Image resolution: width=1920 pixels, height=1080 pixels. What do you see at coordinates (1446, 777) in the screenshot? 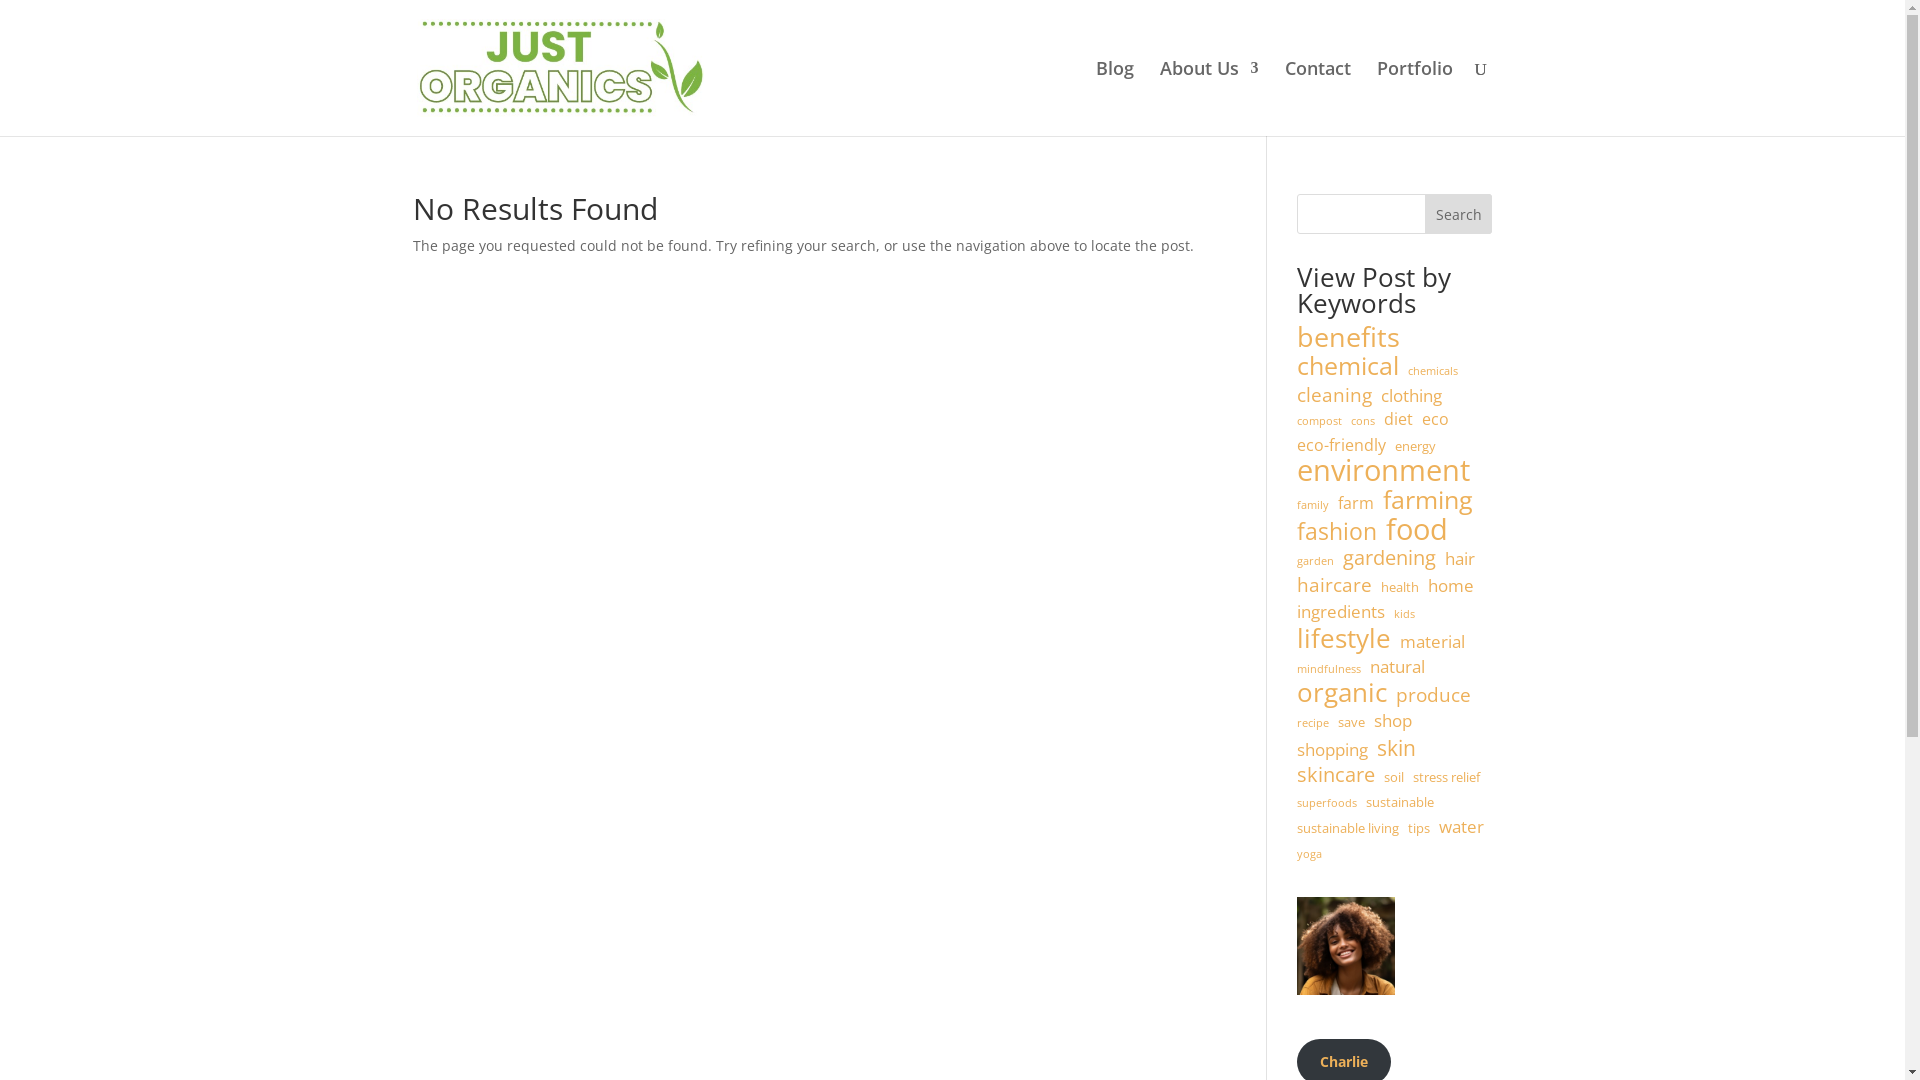
I see `'stress relief'` at bounding box center [1446, 777].